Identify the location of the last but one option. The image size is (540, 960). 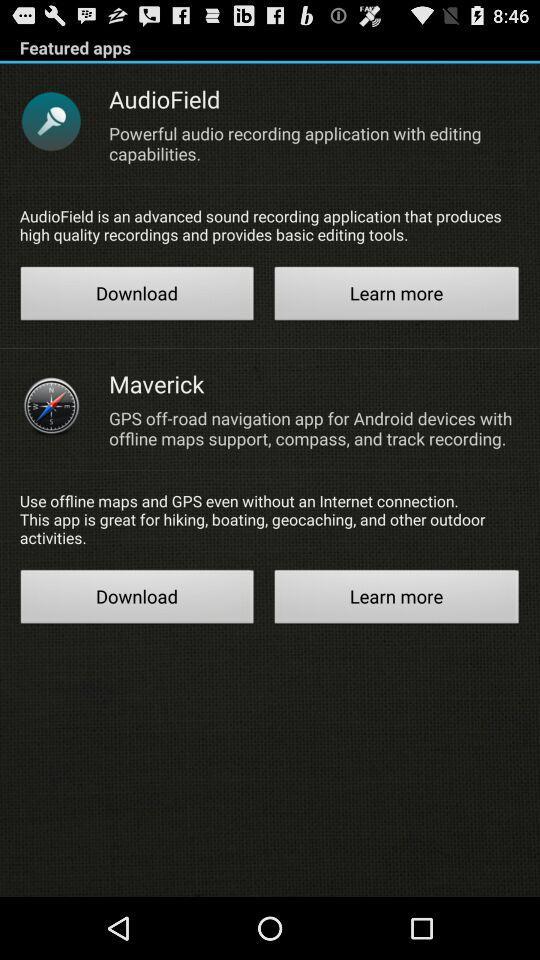
(136, 599).